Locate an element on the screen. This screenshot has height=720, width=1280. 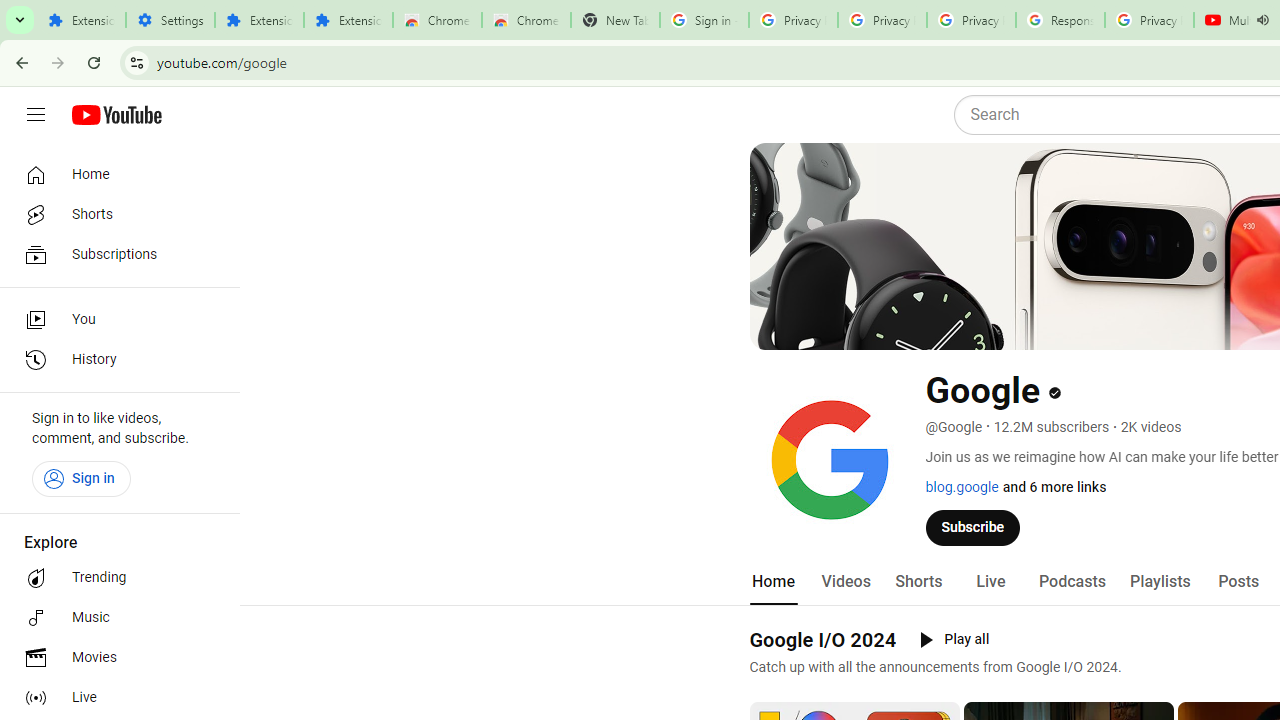
'Sign in - Google Accounts' is located at coordinates (704, 20).